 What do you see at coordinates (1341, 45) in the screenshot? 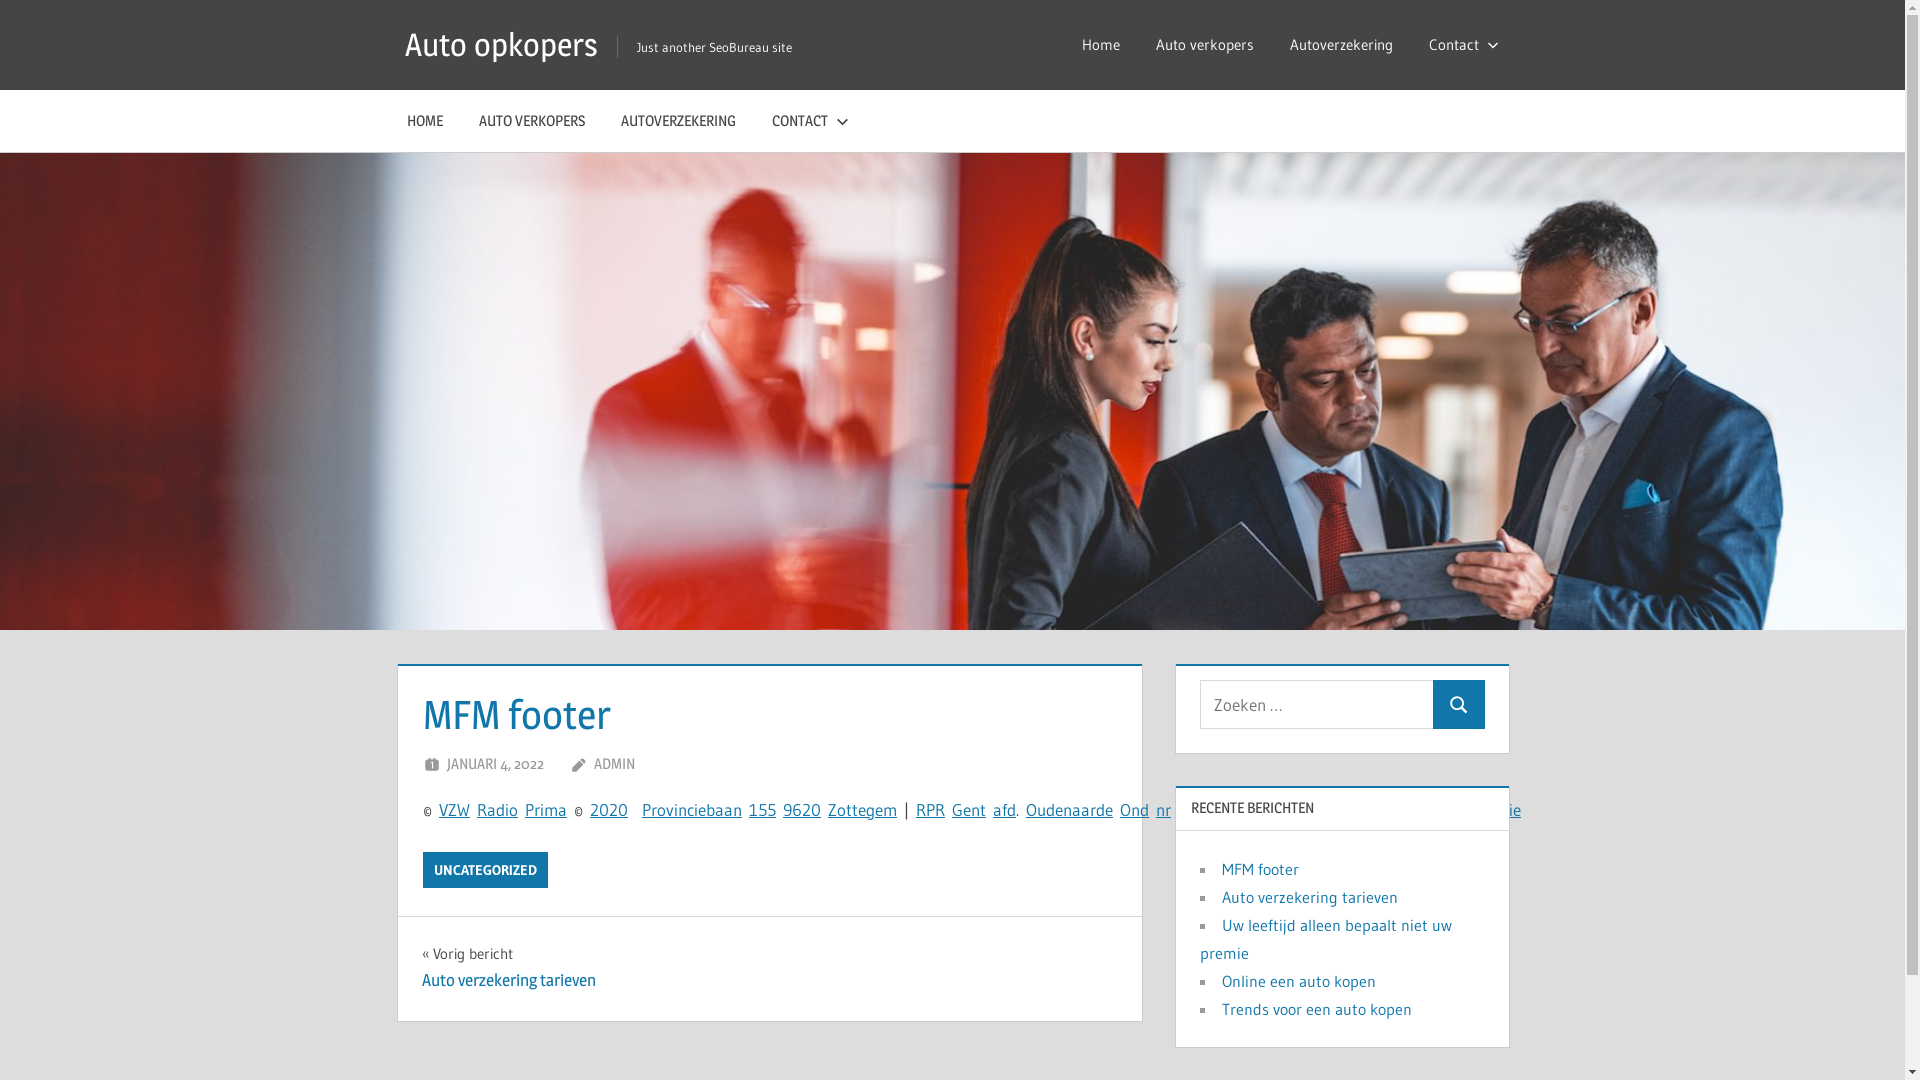
I see `'Autoverzekering'` at bounding box center [1341, 45].